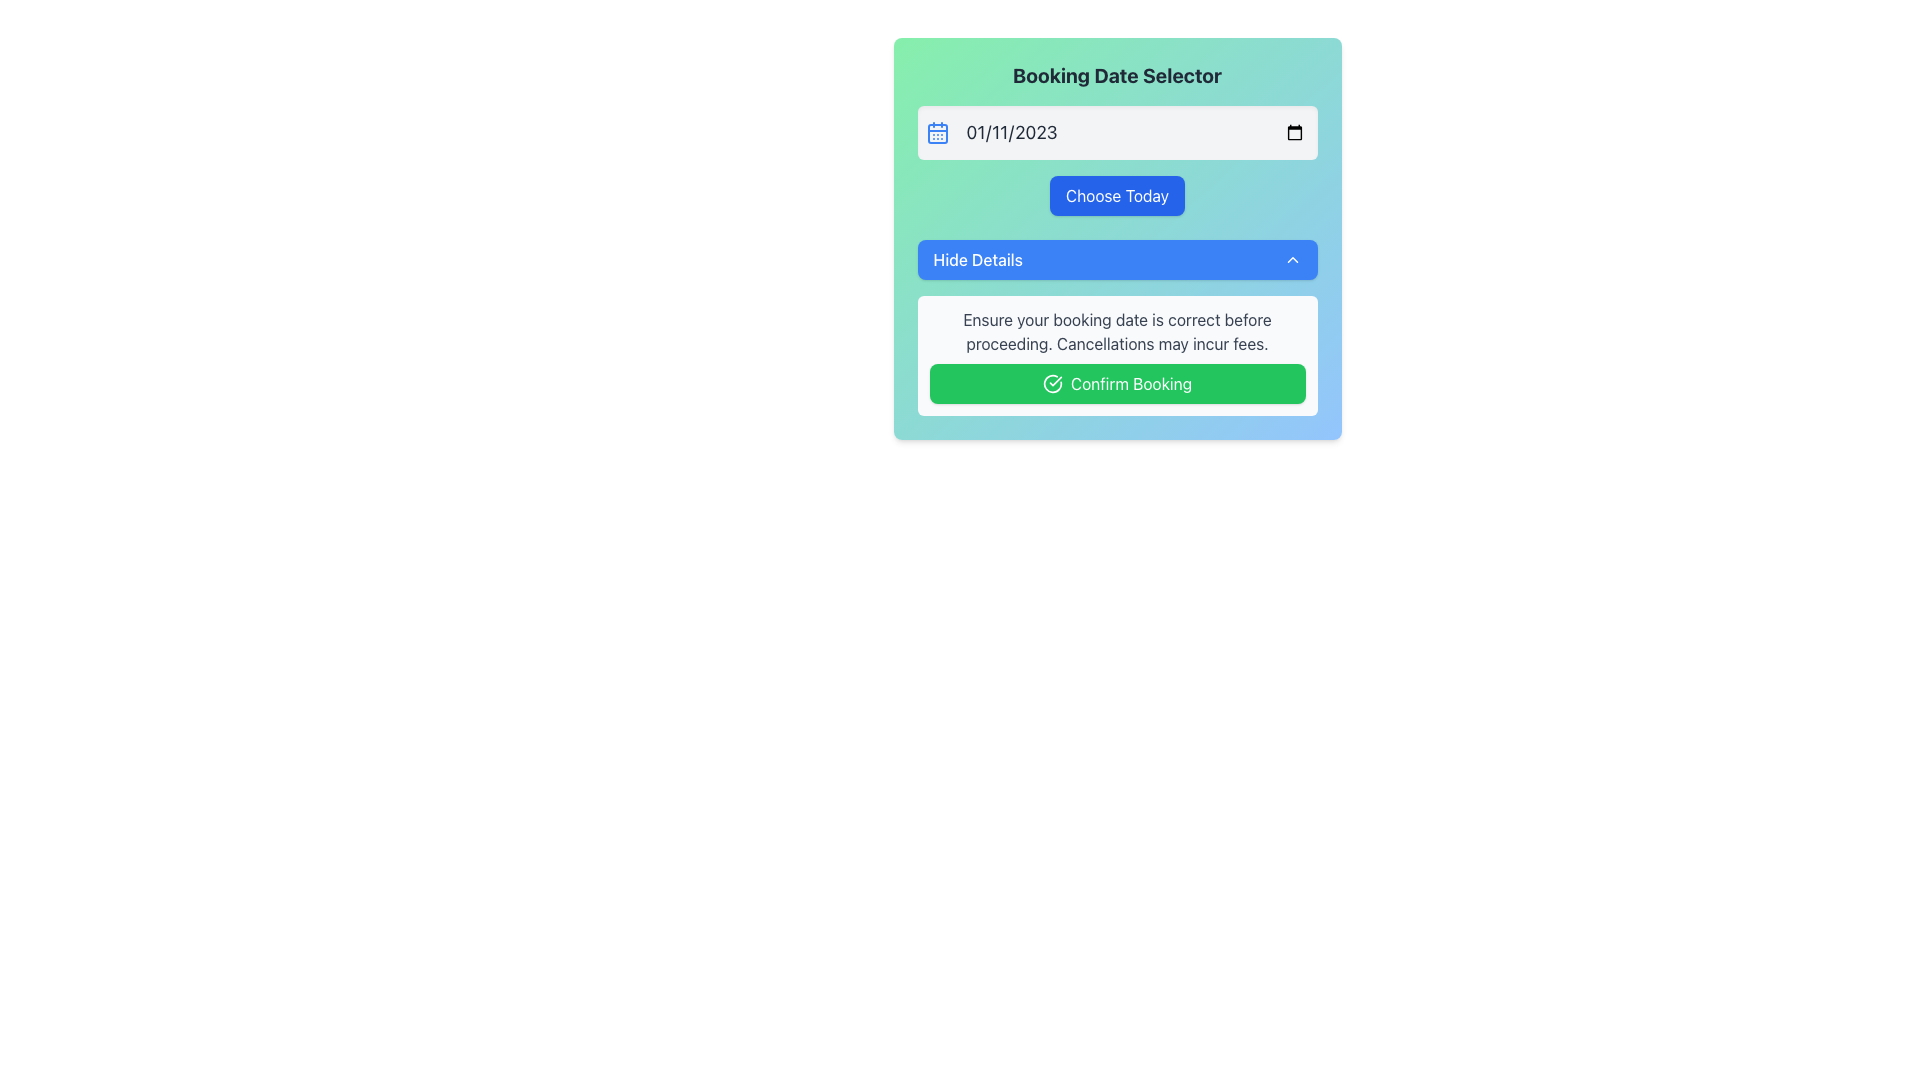 The image size is (1920, 1080). Describe the element at coordinates (1116, 384) in the screenshot. I see `the green 'Confirm Booking' button with a checkmark icon to confirm the booking` at that location.